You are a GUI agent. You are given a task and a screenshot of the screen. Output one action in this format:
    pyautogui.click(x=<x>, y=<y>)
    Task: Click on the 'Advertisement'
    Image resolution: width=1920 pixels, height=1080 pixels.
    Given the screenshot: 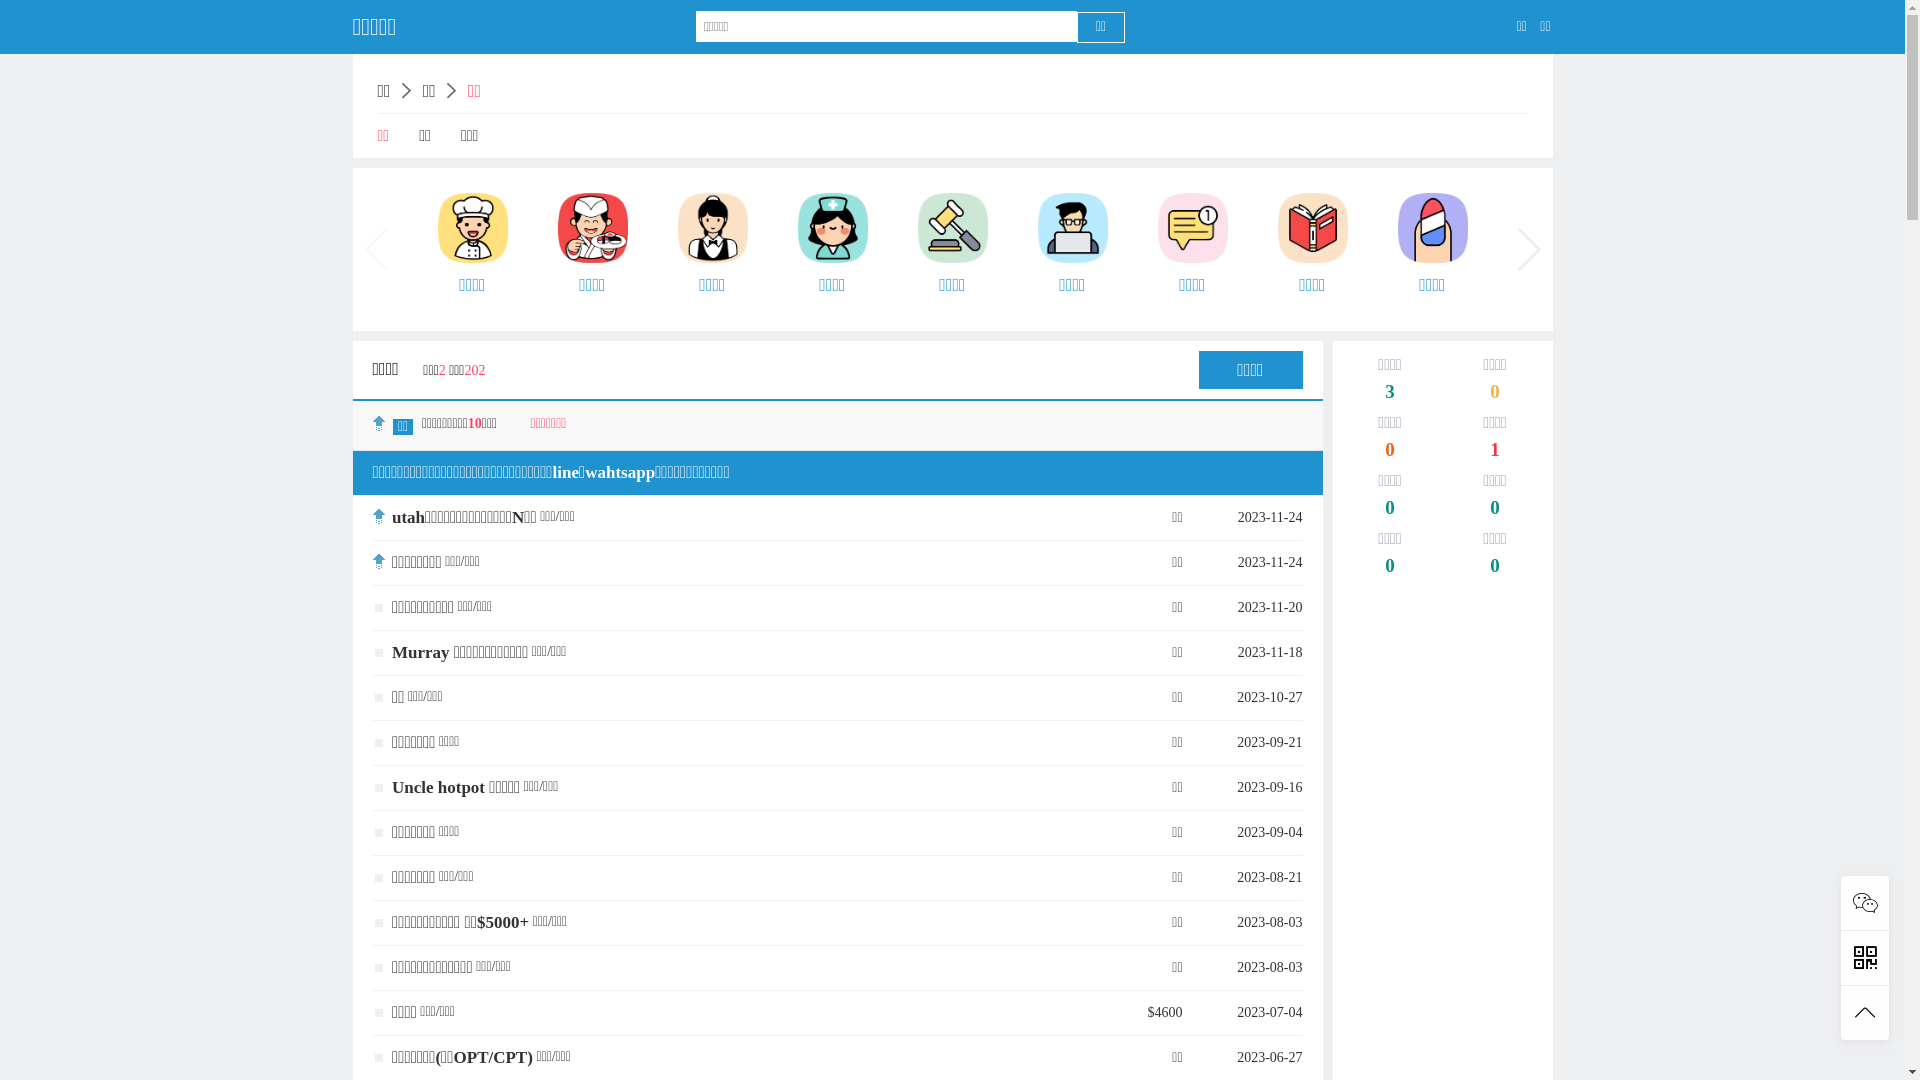 What is the action you would take?
    pyautogui.click(x=1342, y=697)
    